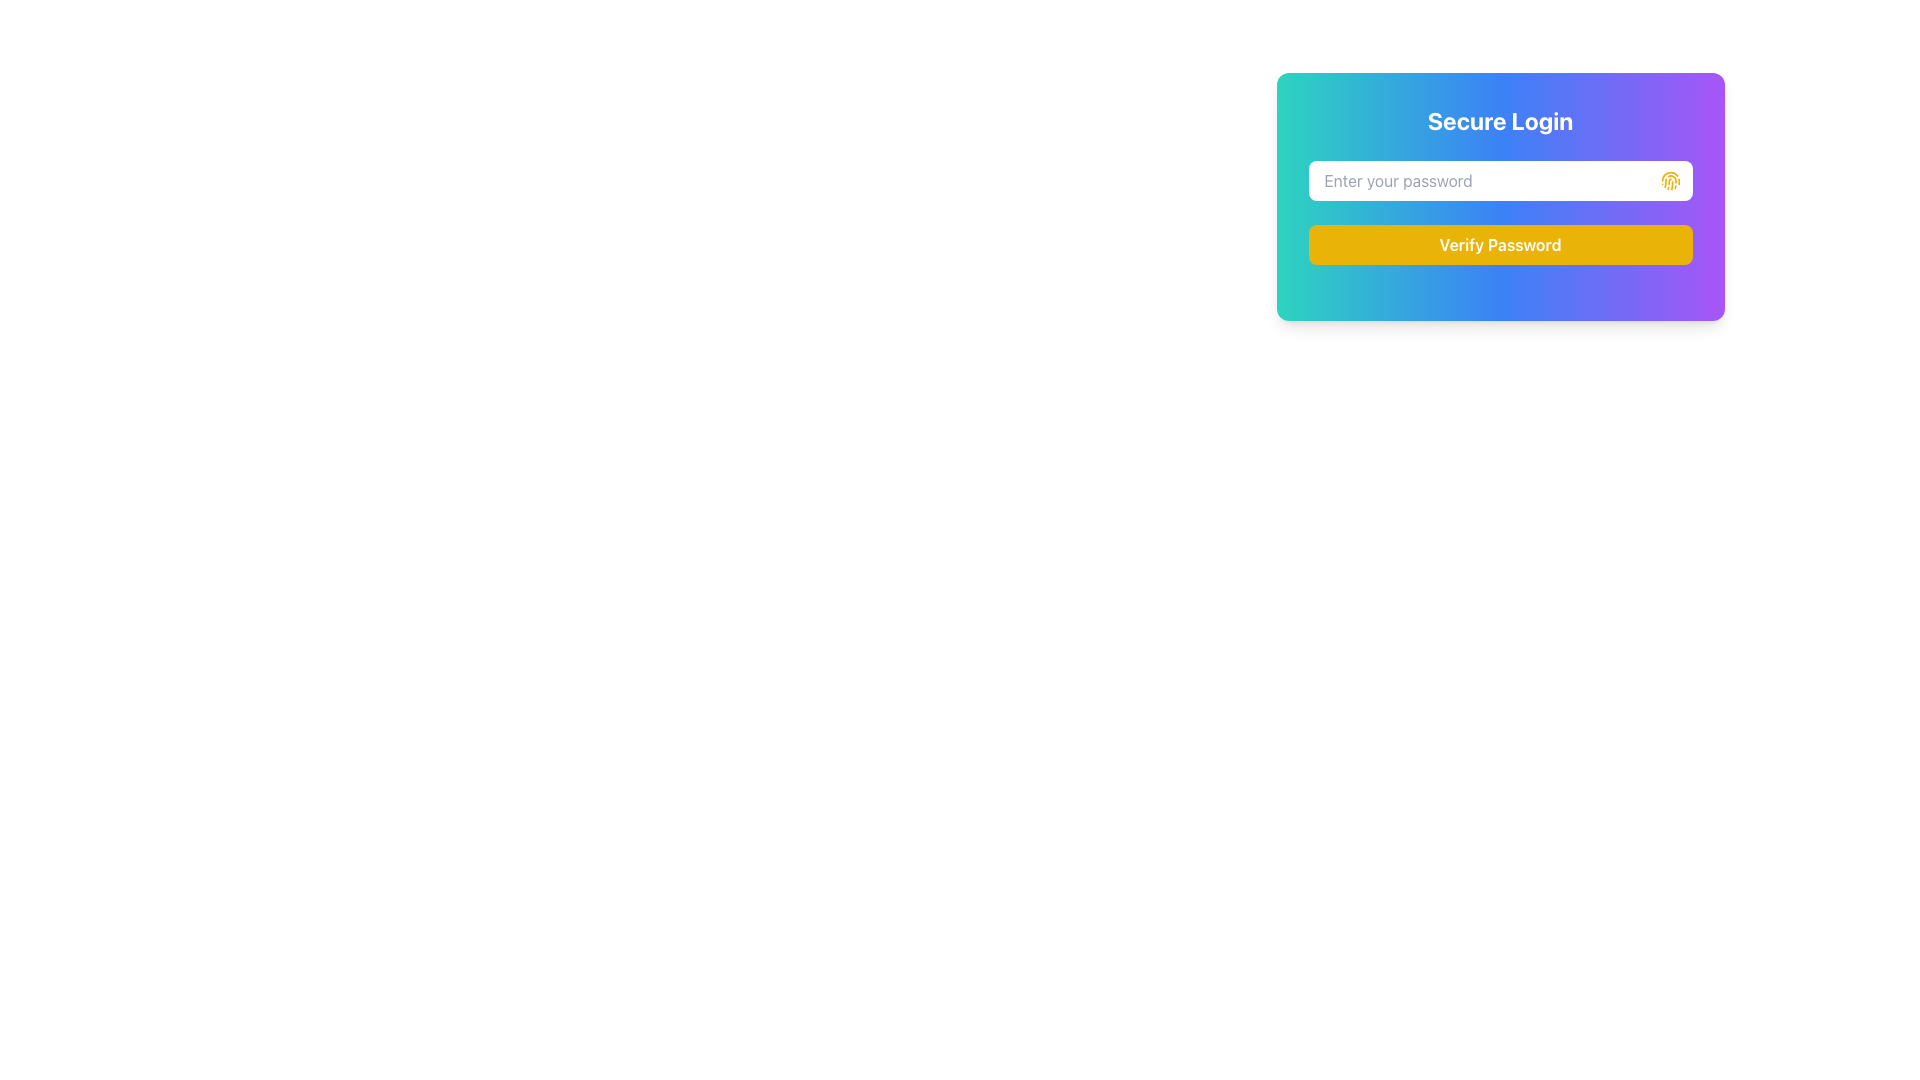 This screenshot has height=1080, width=1920. Describe the element at coordinates (1500, 244) in the screenshot. I see `the 'Verify Password' button, which is a yellow rectangular button with rounded corners located below the fingerprint icon input field in the 'Secure Login' card` at that location.